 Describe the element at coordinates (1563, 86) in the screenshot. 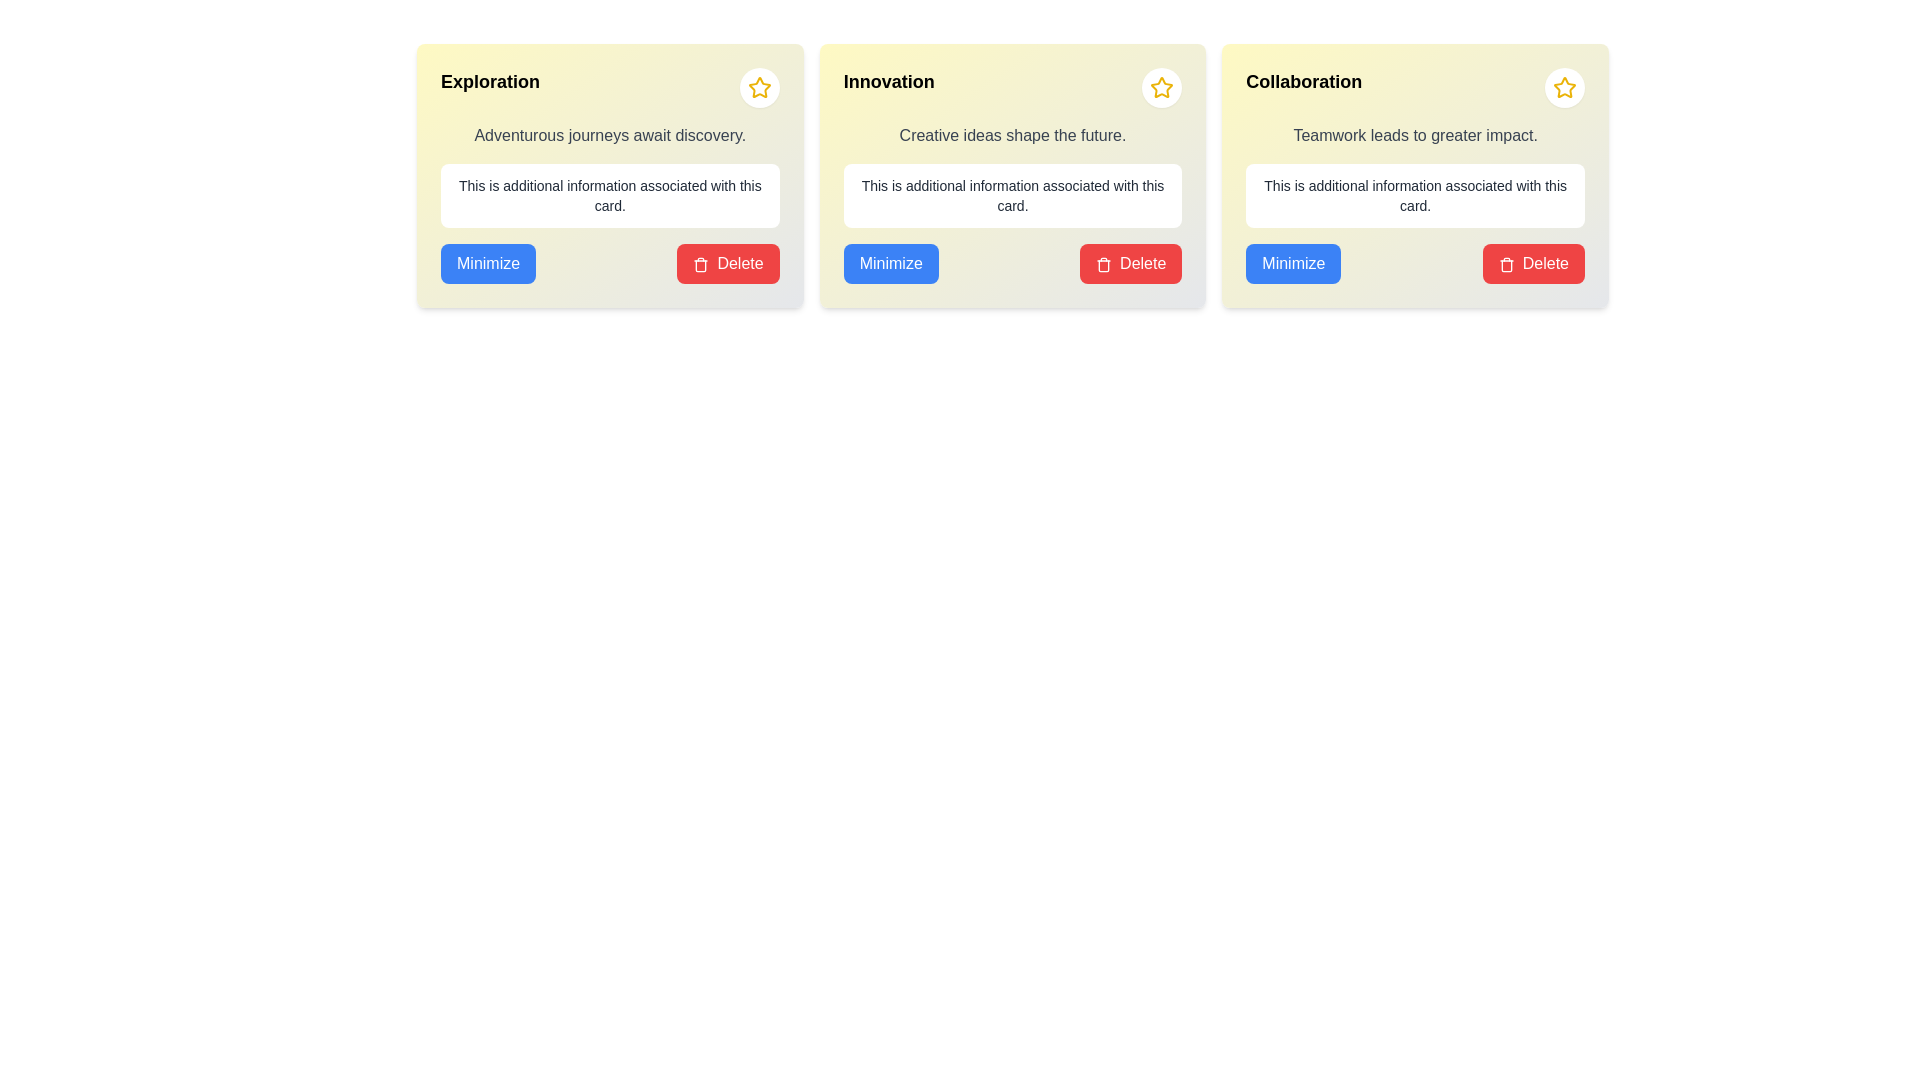

I see `the star icon located at the top right corner of the 'Collaboration' card to interact with it` at that location.